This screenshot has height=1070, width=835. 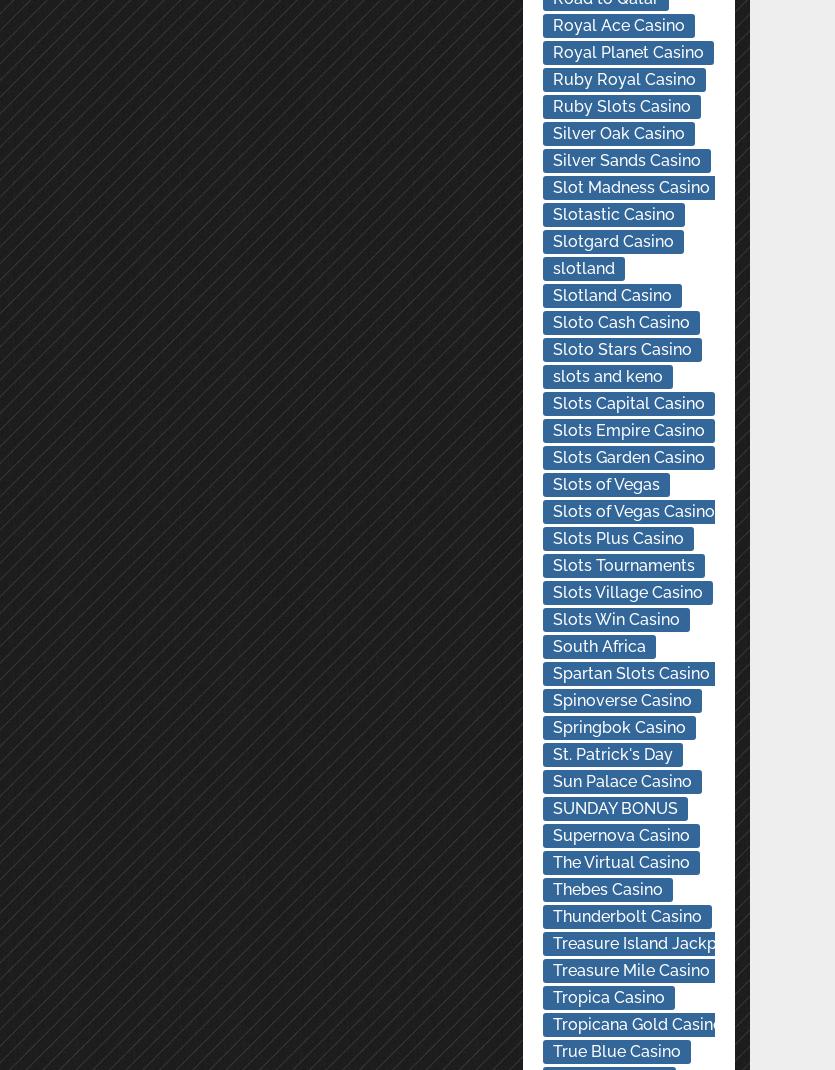 I want to click on 'Slots of Vegas Casino', so click(x=552, y=511).